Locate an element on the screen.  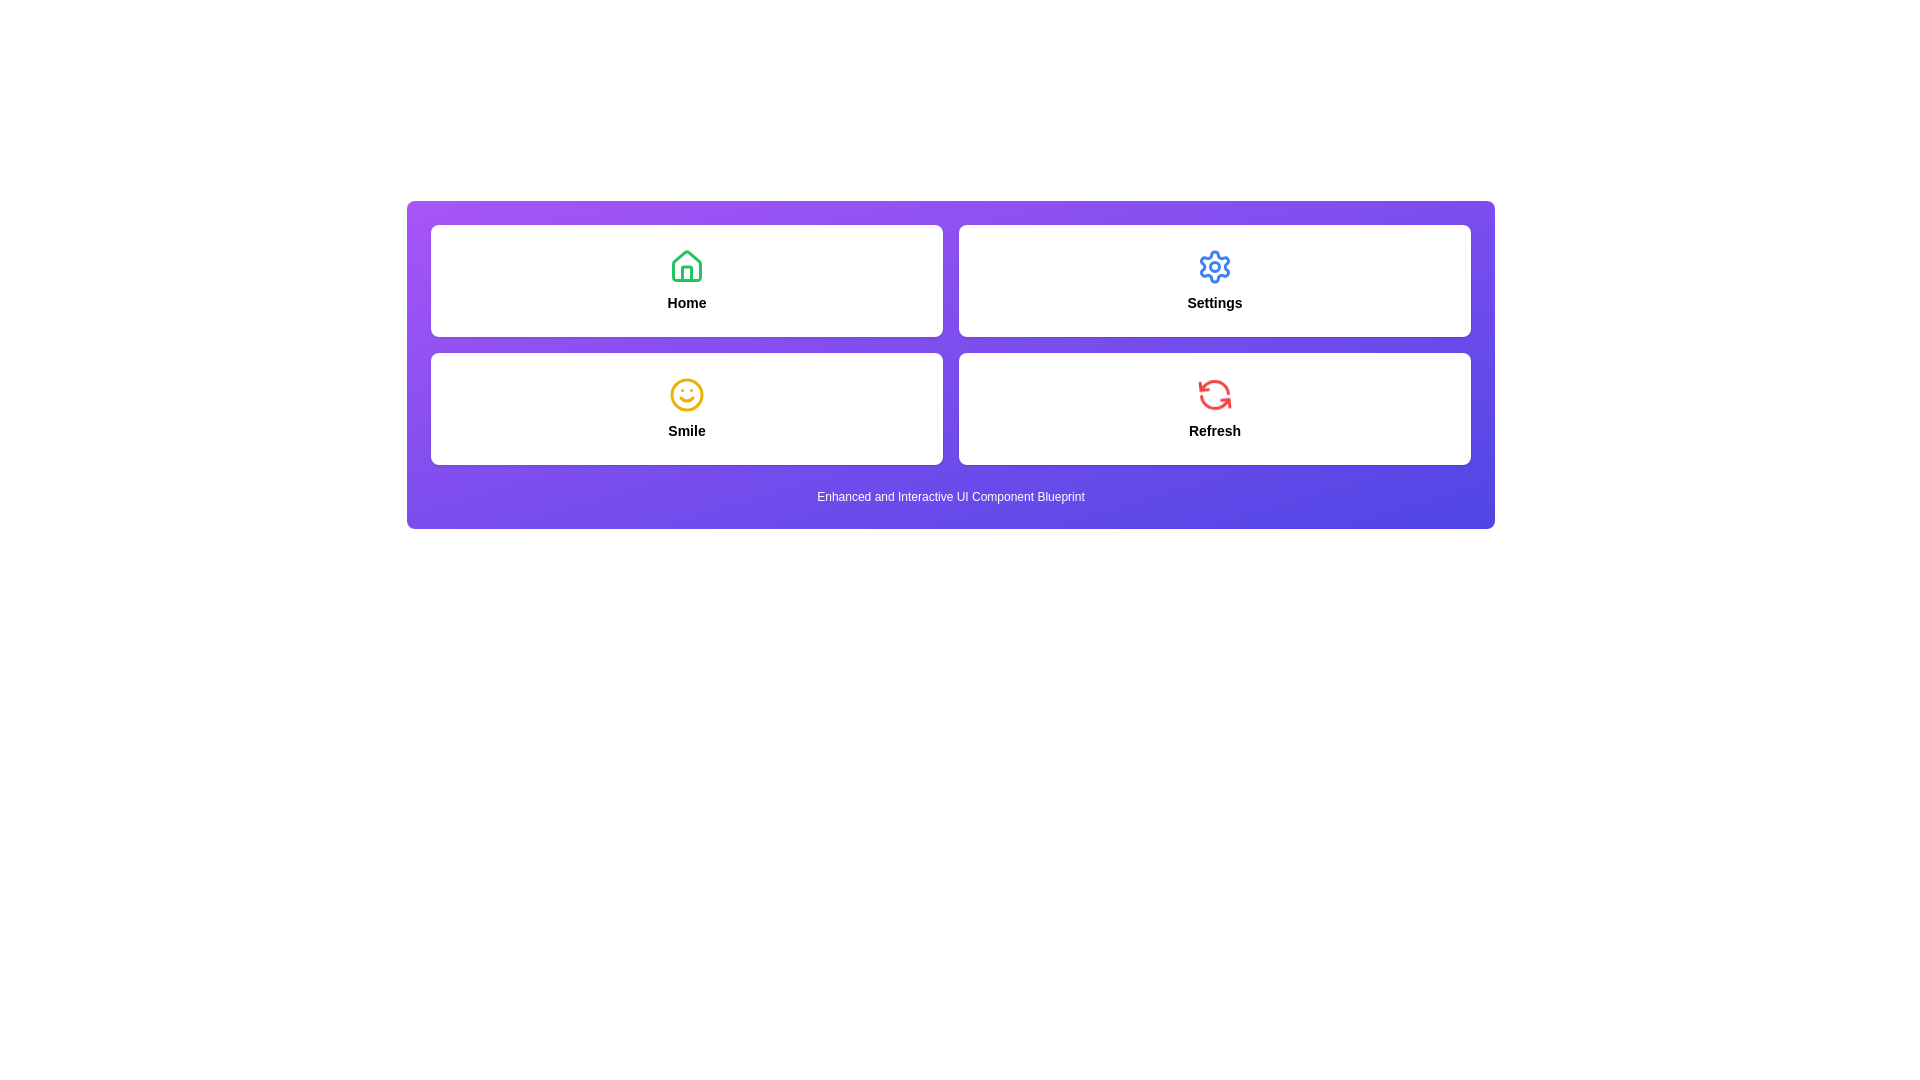
the 'Settings' icon located in the top-right quadrant of the grid, centered above the 'Settings' text label is located at coordinates (1213, 265).